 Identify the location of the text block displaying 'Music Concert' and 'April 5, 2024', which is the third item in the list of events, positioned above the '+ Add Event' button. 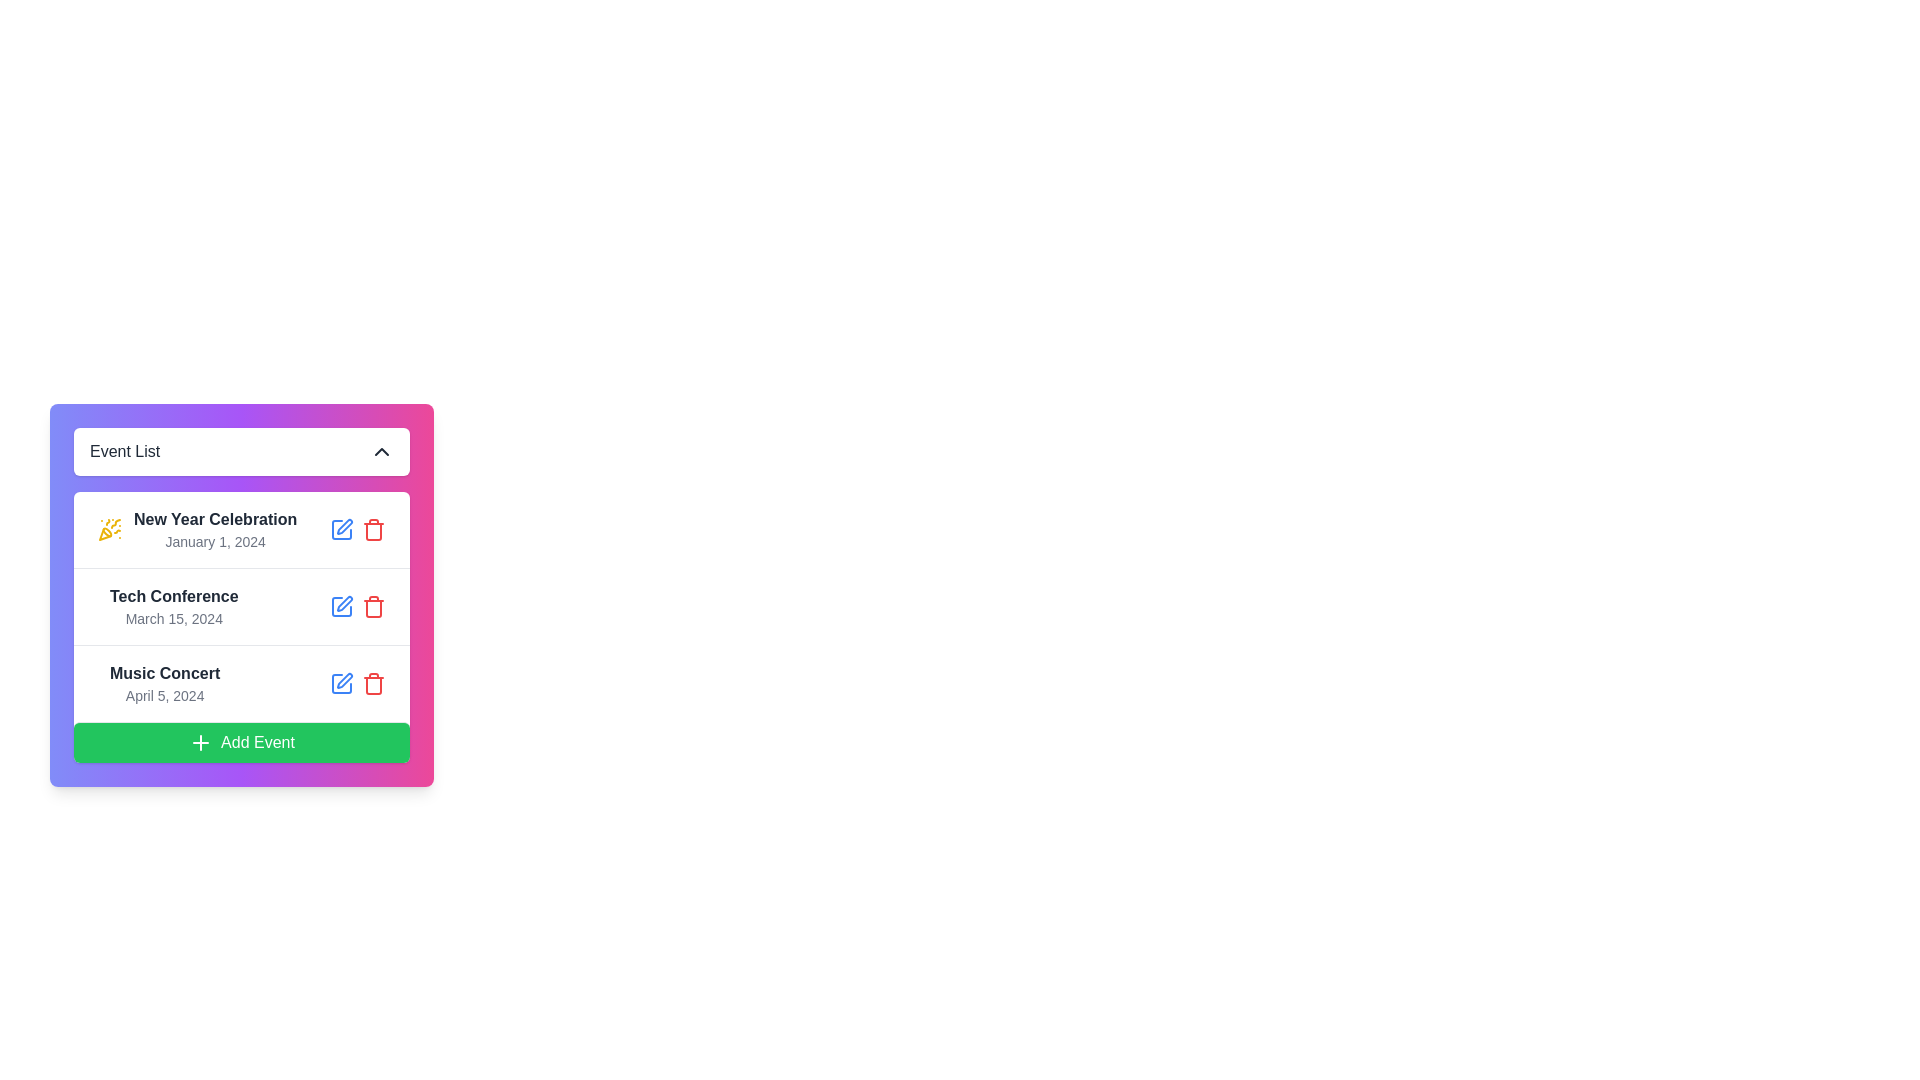
(165, 682).